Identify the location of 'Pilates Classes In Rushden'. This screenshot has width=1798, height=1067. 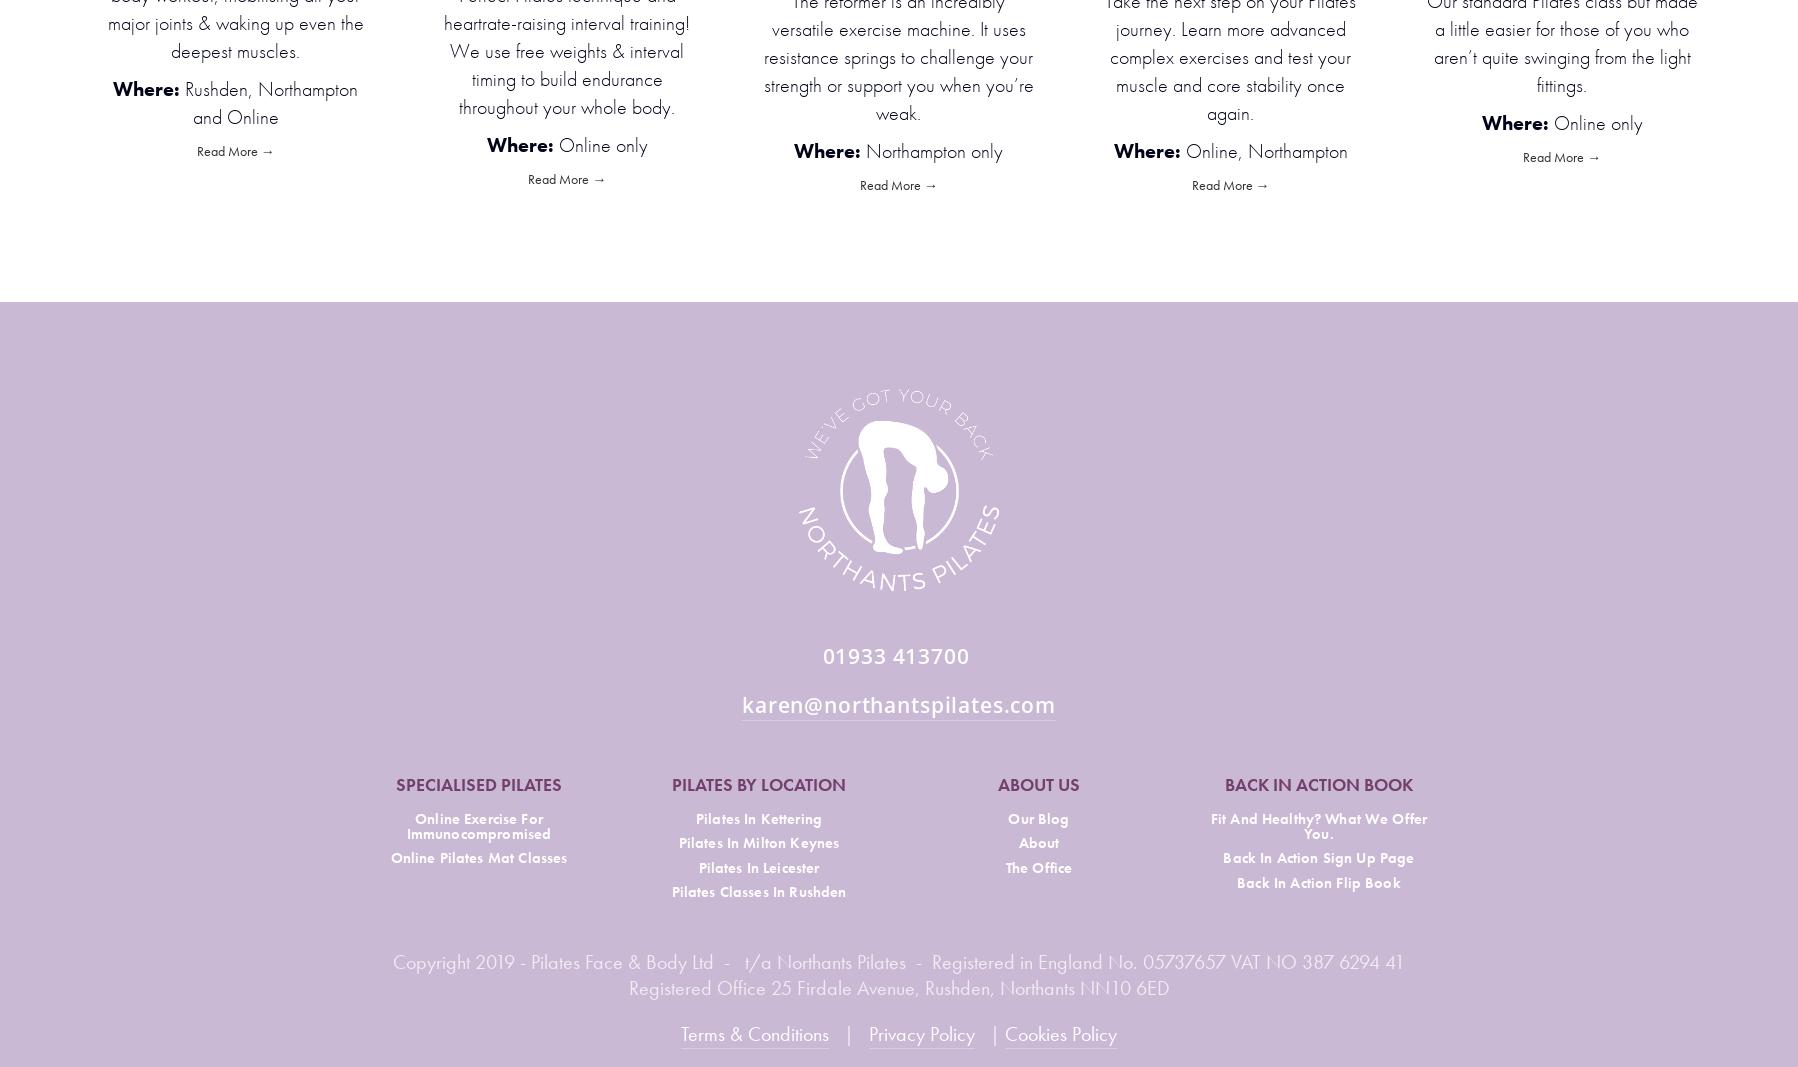
(670, 891).